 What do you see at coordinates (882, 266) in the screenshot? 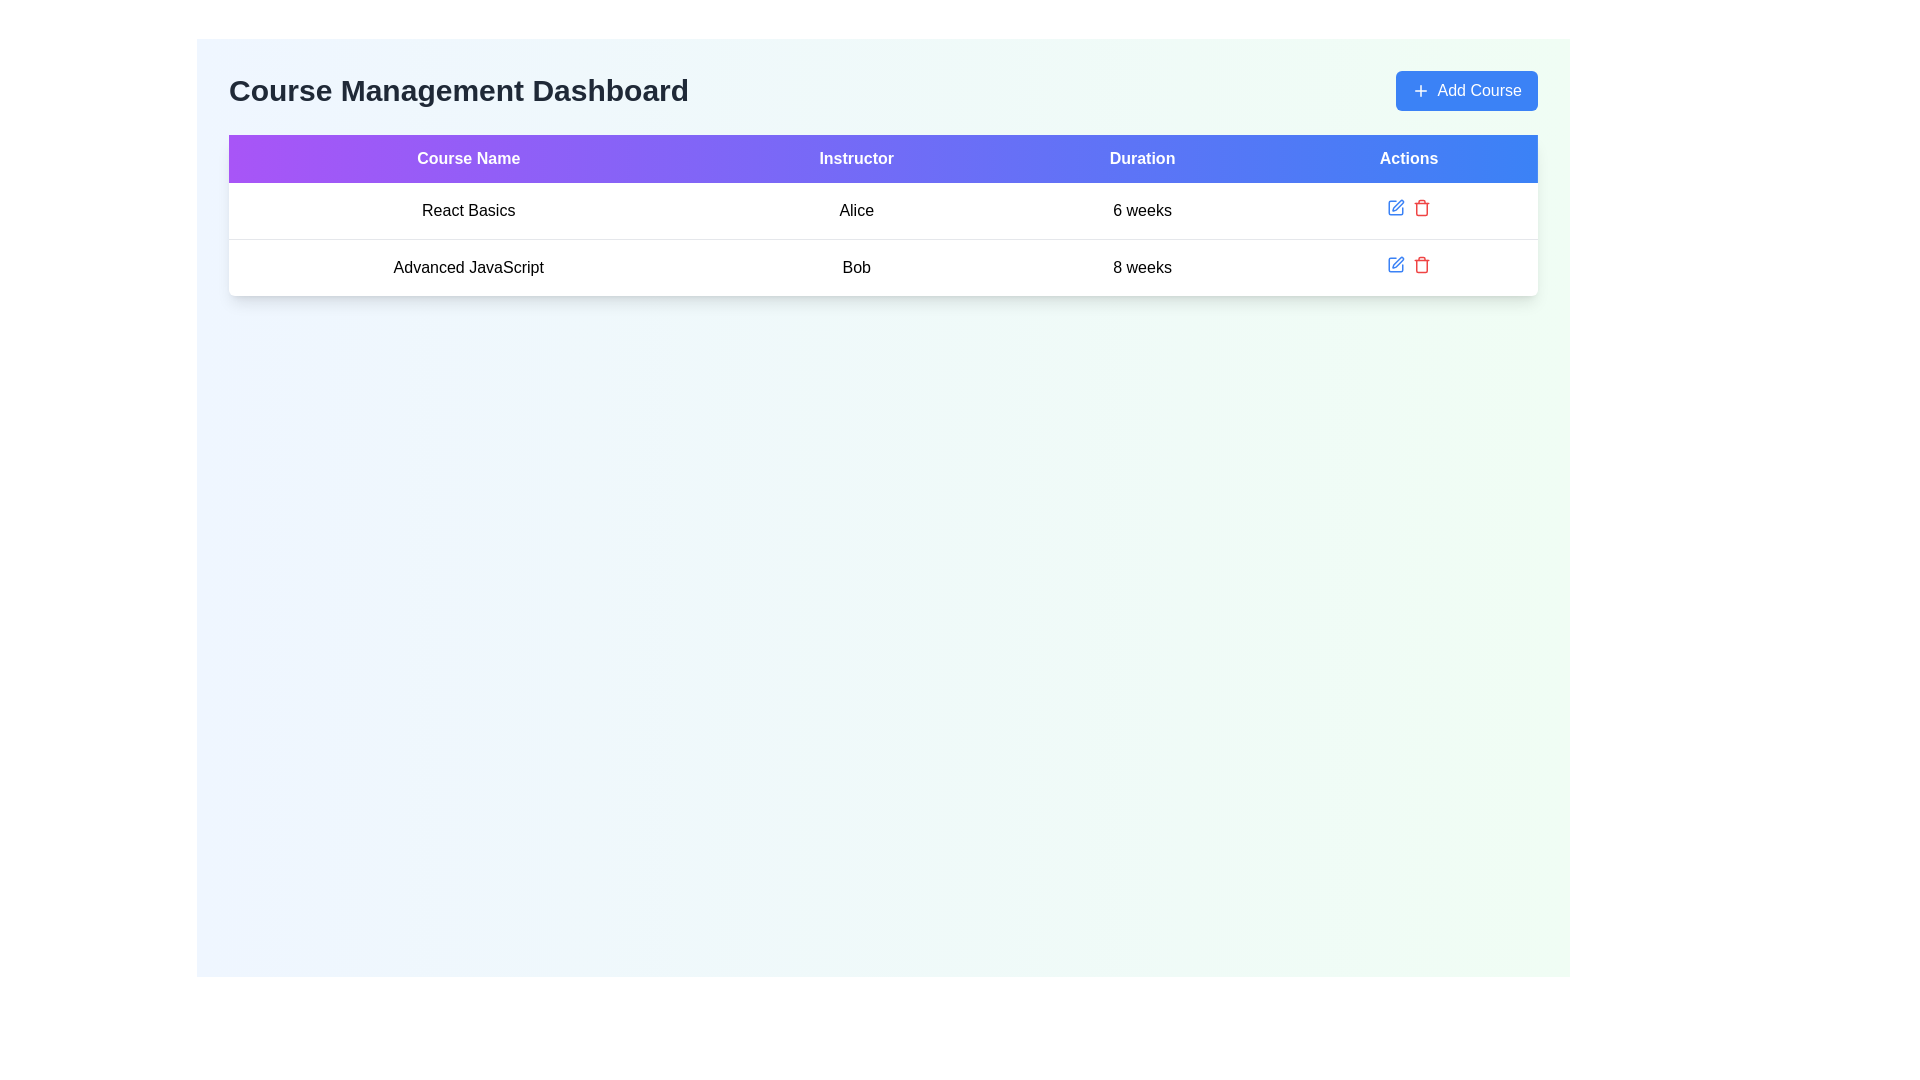
I see `the second row in the course table displaying 'Advanced JavaScript', 'Bob', and '8 weeks'` at bounding box center [882, 266].